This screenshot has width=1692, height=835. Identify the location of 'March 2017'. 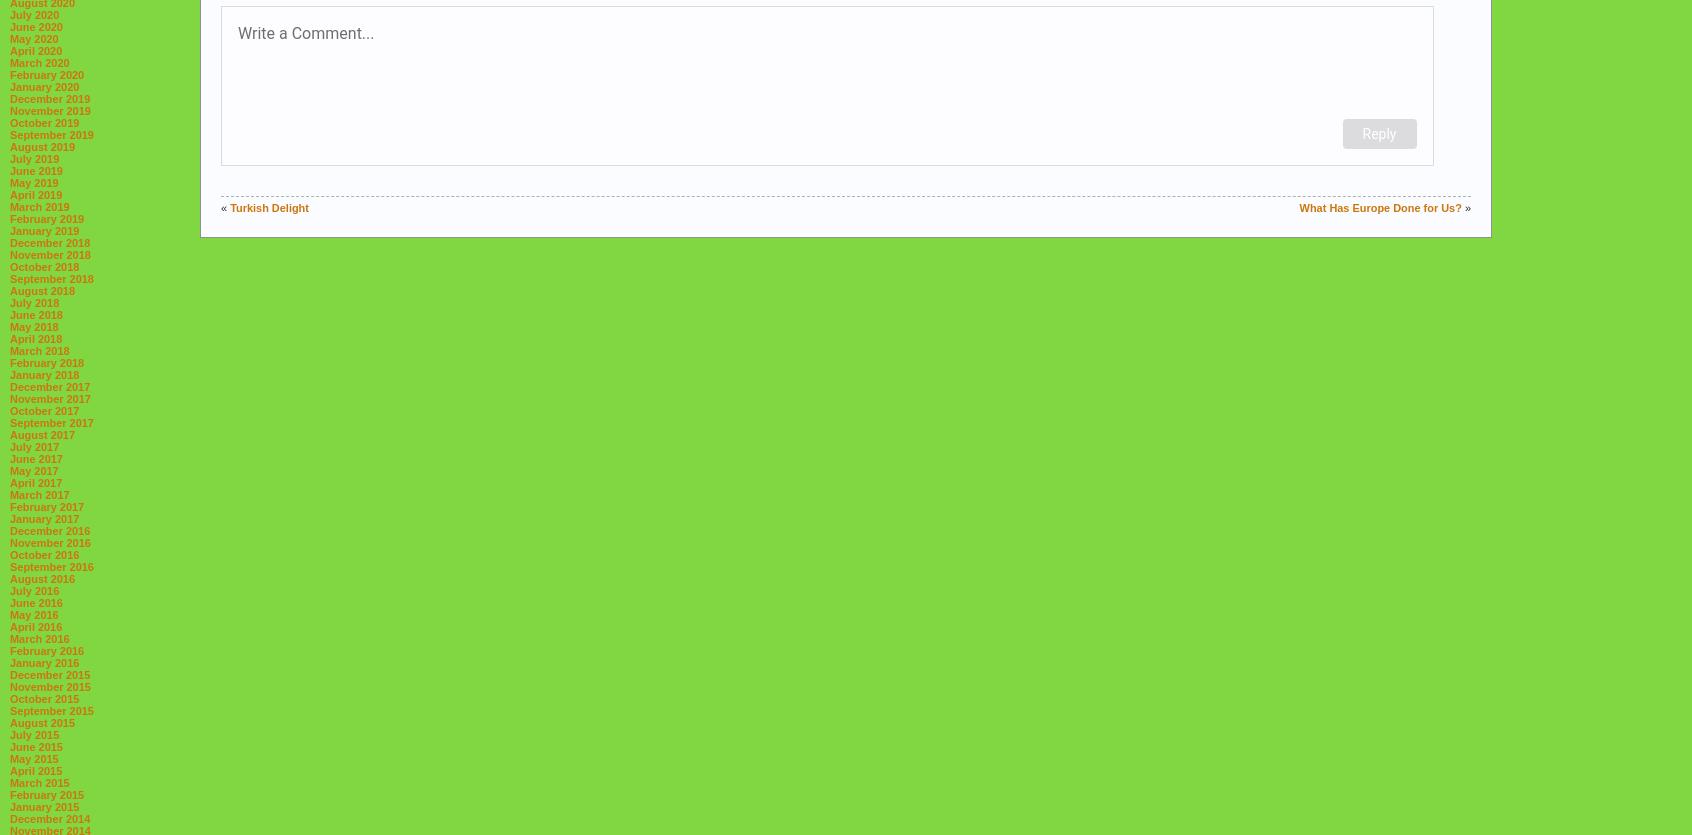
(38, 493).